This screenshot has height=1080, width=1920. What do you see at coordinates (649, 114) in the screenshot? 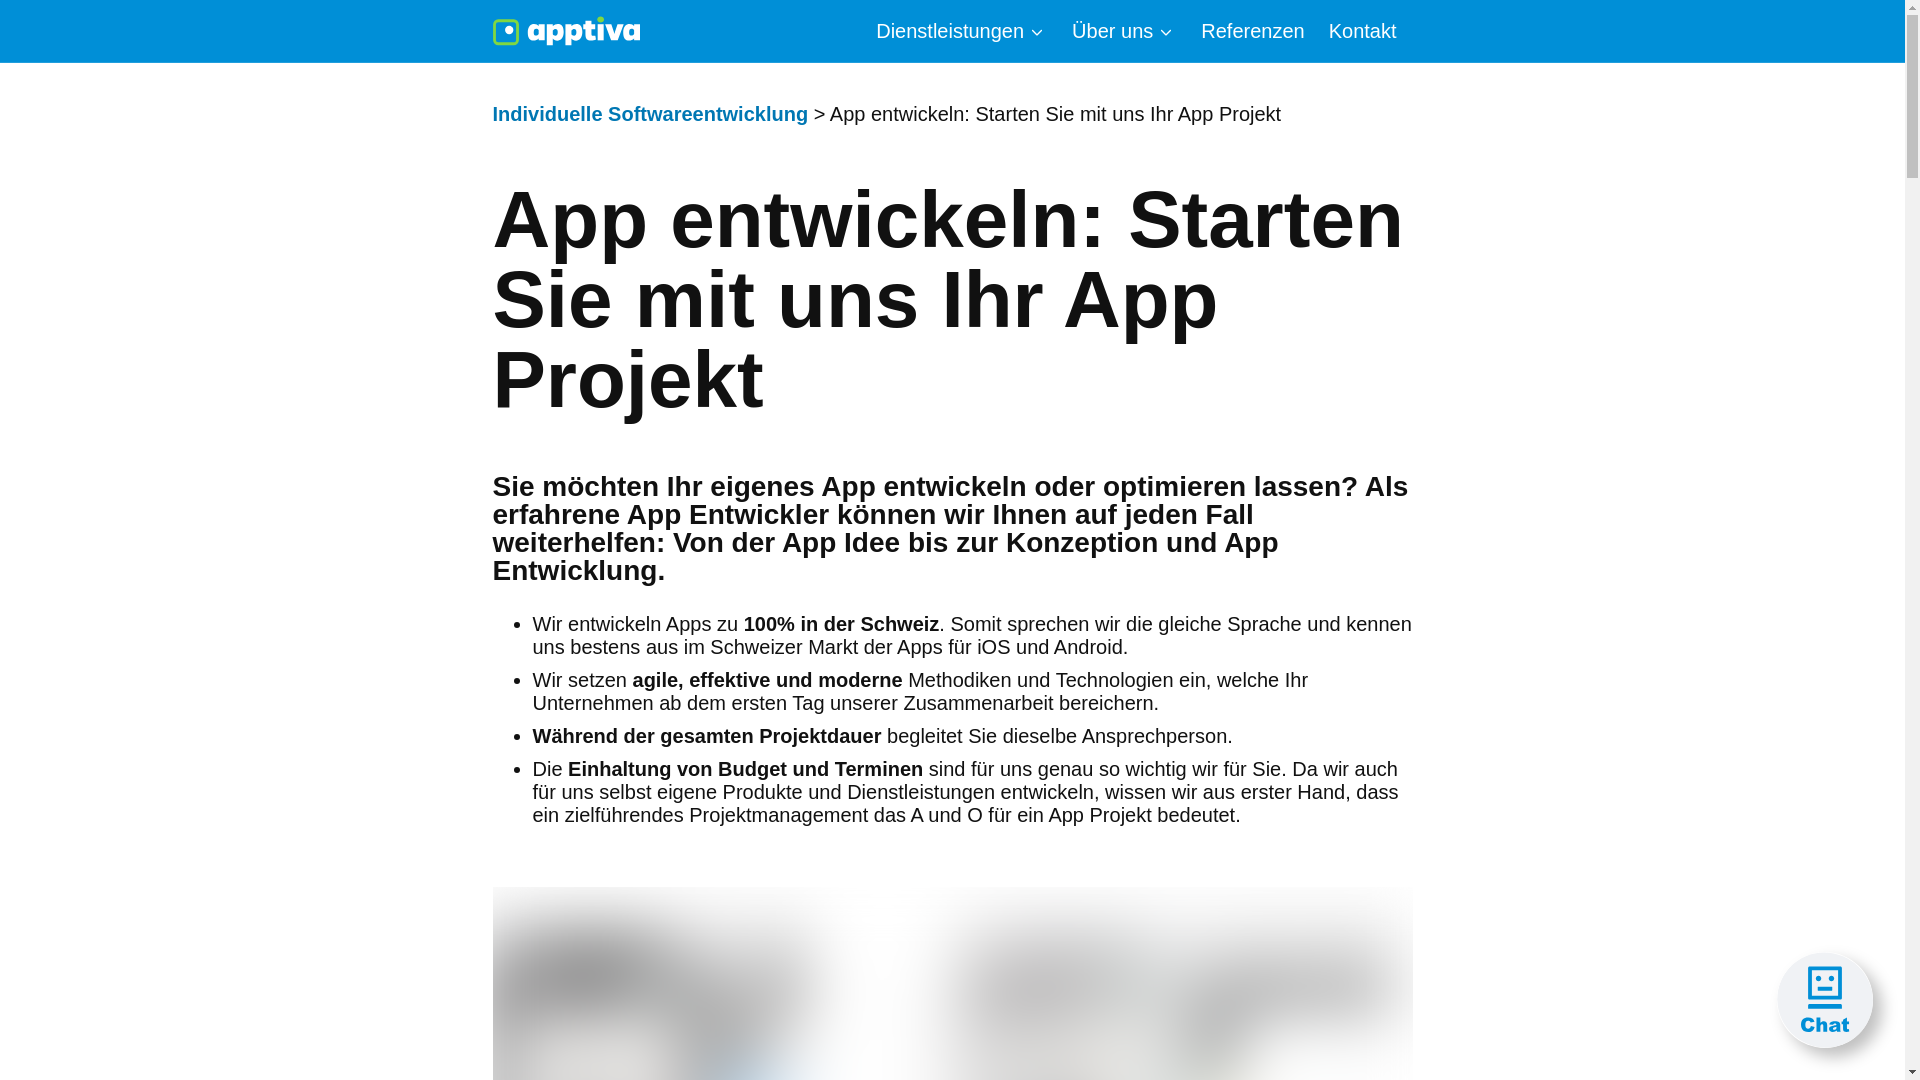
I see `'Individuelle Softwareentwicklung'` at bounding box center [649, 114].